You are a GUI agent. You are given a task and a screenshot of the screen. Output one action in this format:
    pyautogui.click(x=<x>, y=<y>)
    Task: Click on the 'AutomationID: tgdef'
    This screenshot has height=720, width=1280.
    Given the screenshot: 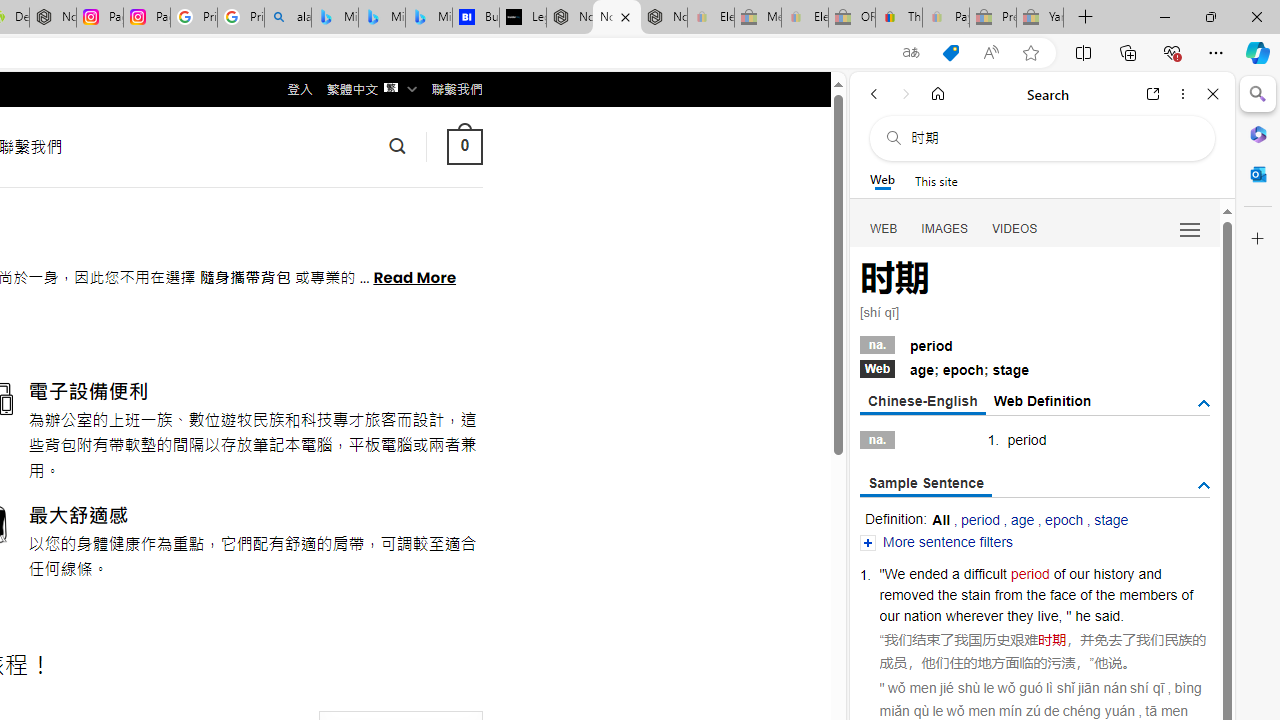 What is the action you would take?
    pyautogui.click(x=1202, y=404)
    